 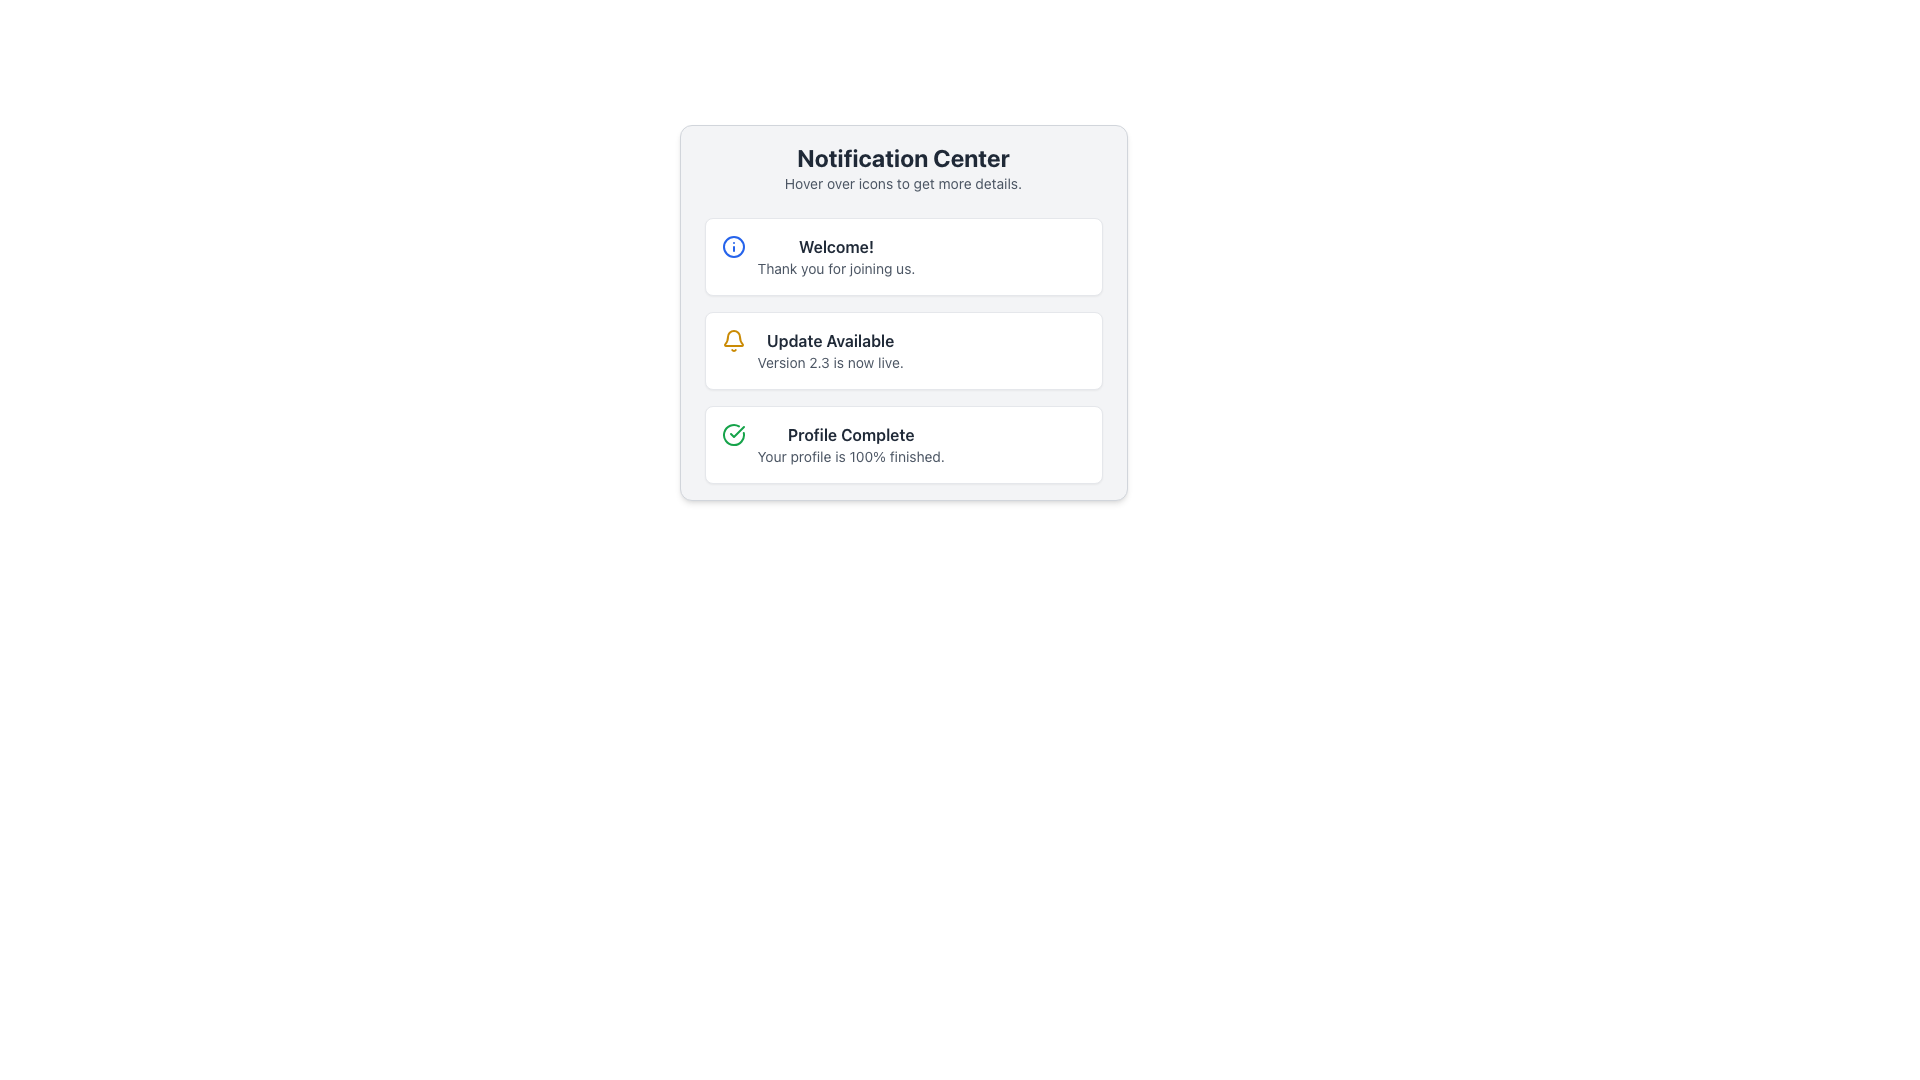 What do you see at coordinates (836, 268) in the screenshot?
I see `supplementary text displayed below the 'Welcome!' heading in the notification center` at bounding box center [836, 268].